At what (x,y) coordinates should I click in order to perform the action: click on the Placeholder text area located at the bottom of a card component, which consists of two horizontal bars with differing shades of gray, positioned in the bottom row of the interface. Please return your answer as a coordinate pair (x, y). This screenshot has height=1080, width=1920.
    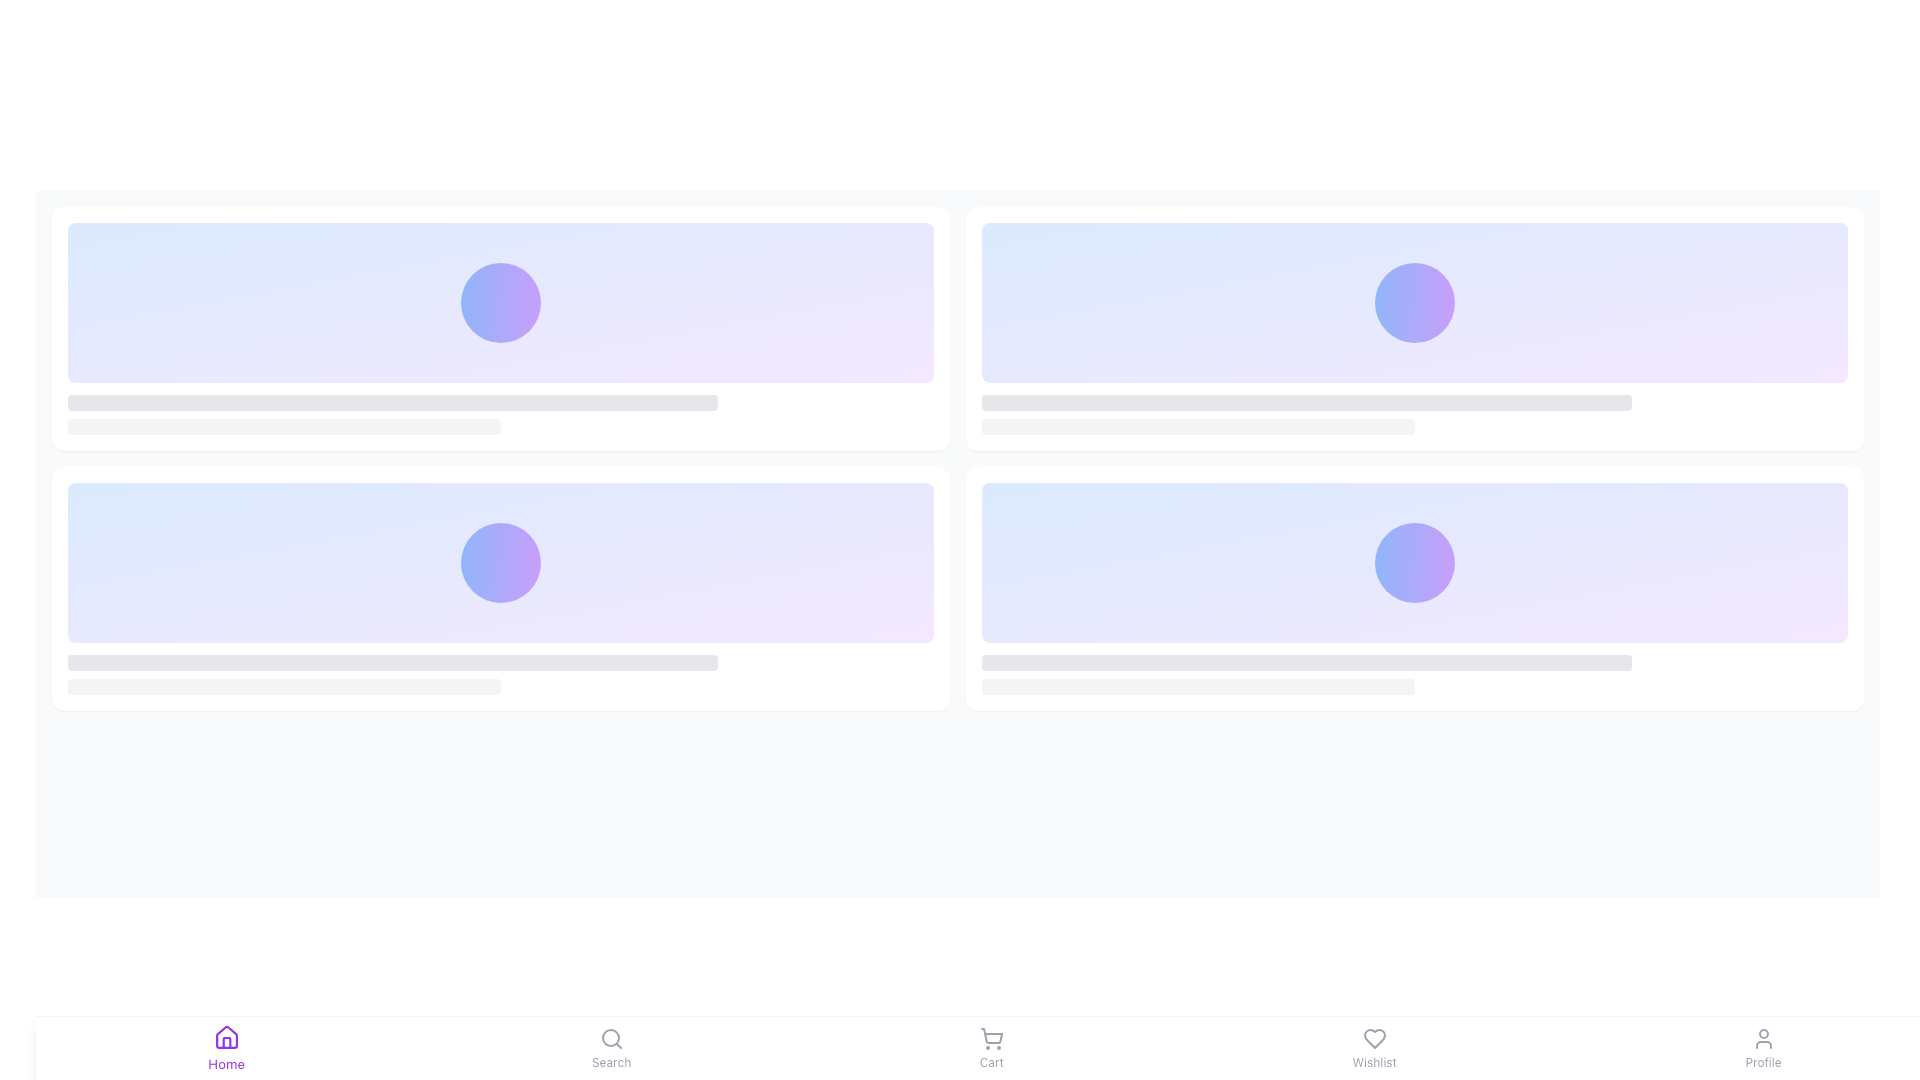
    Looking at the image, I should click on (500, 675).